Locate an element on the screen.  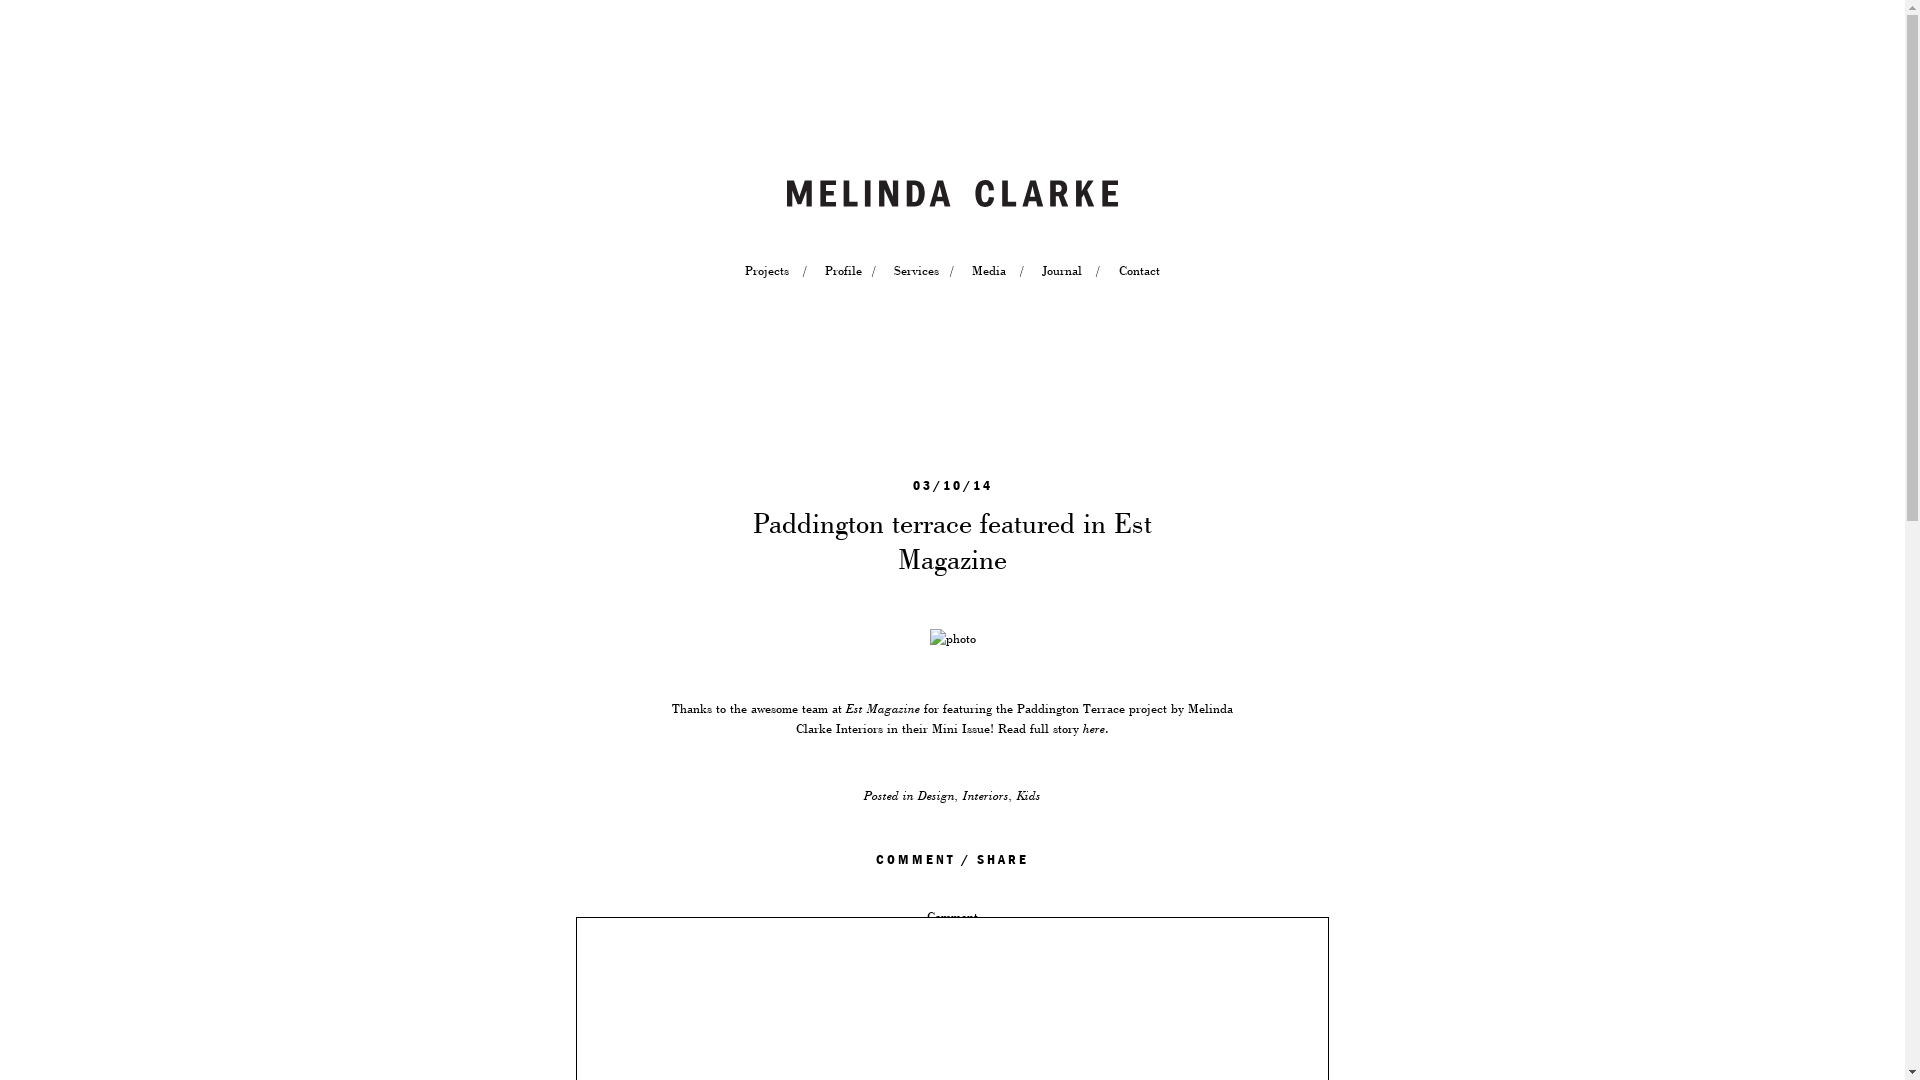
'Media' is located at coordinates (988, 270).